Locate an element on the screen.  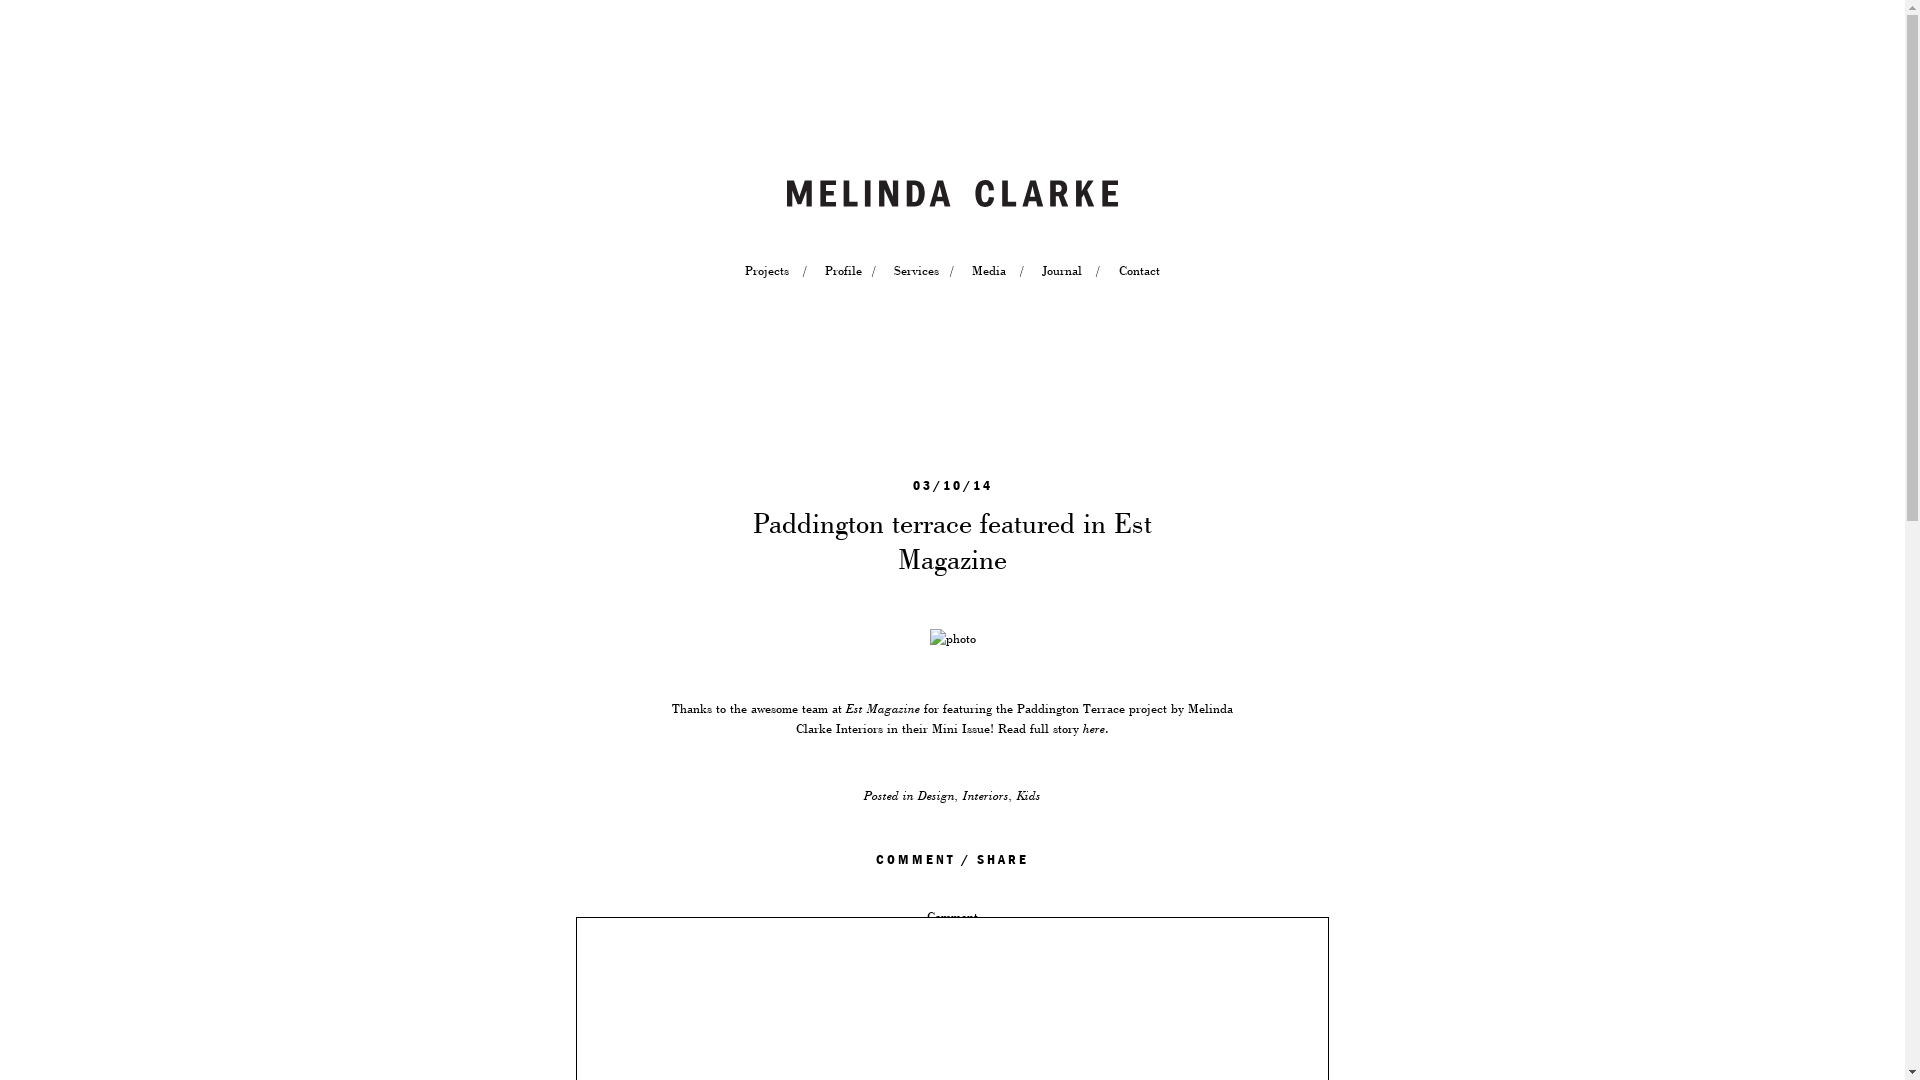
'Media' is located at coordinates (988, 270).